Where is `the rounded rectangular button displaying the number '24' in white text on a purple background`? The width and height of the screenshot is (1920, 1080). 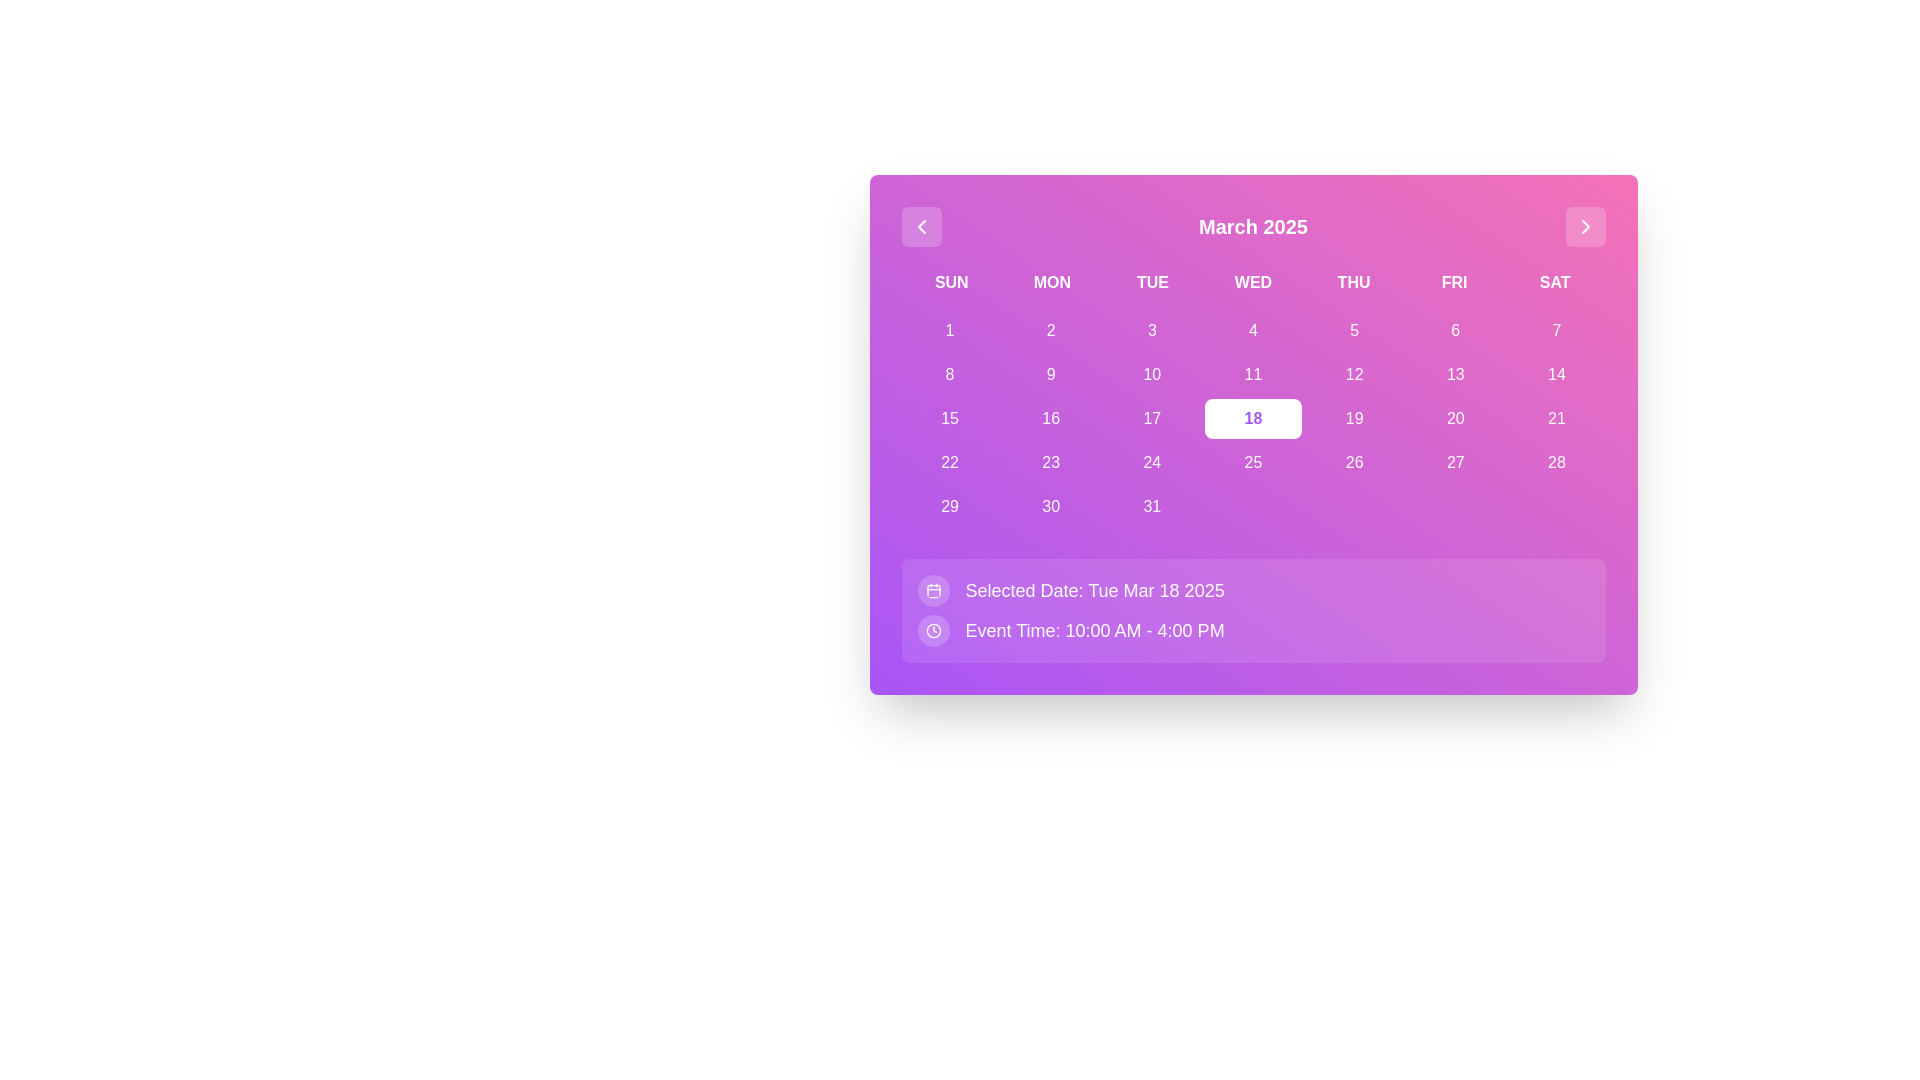 the rounded rectangular button displaying the number '24' in white text on a purple background is located at coordinates (1152, 462).